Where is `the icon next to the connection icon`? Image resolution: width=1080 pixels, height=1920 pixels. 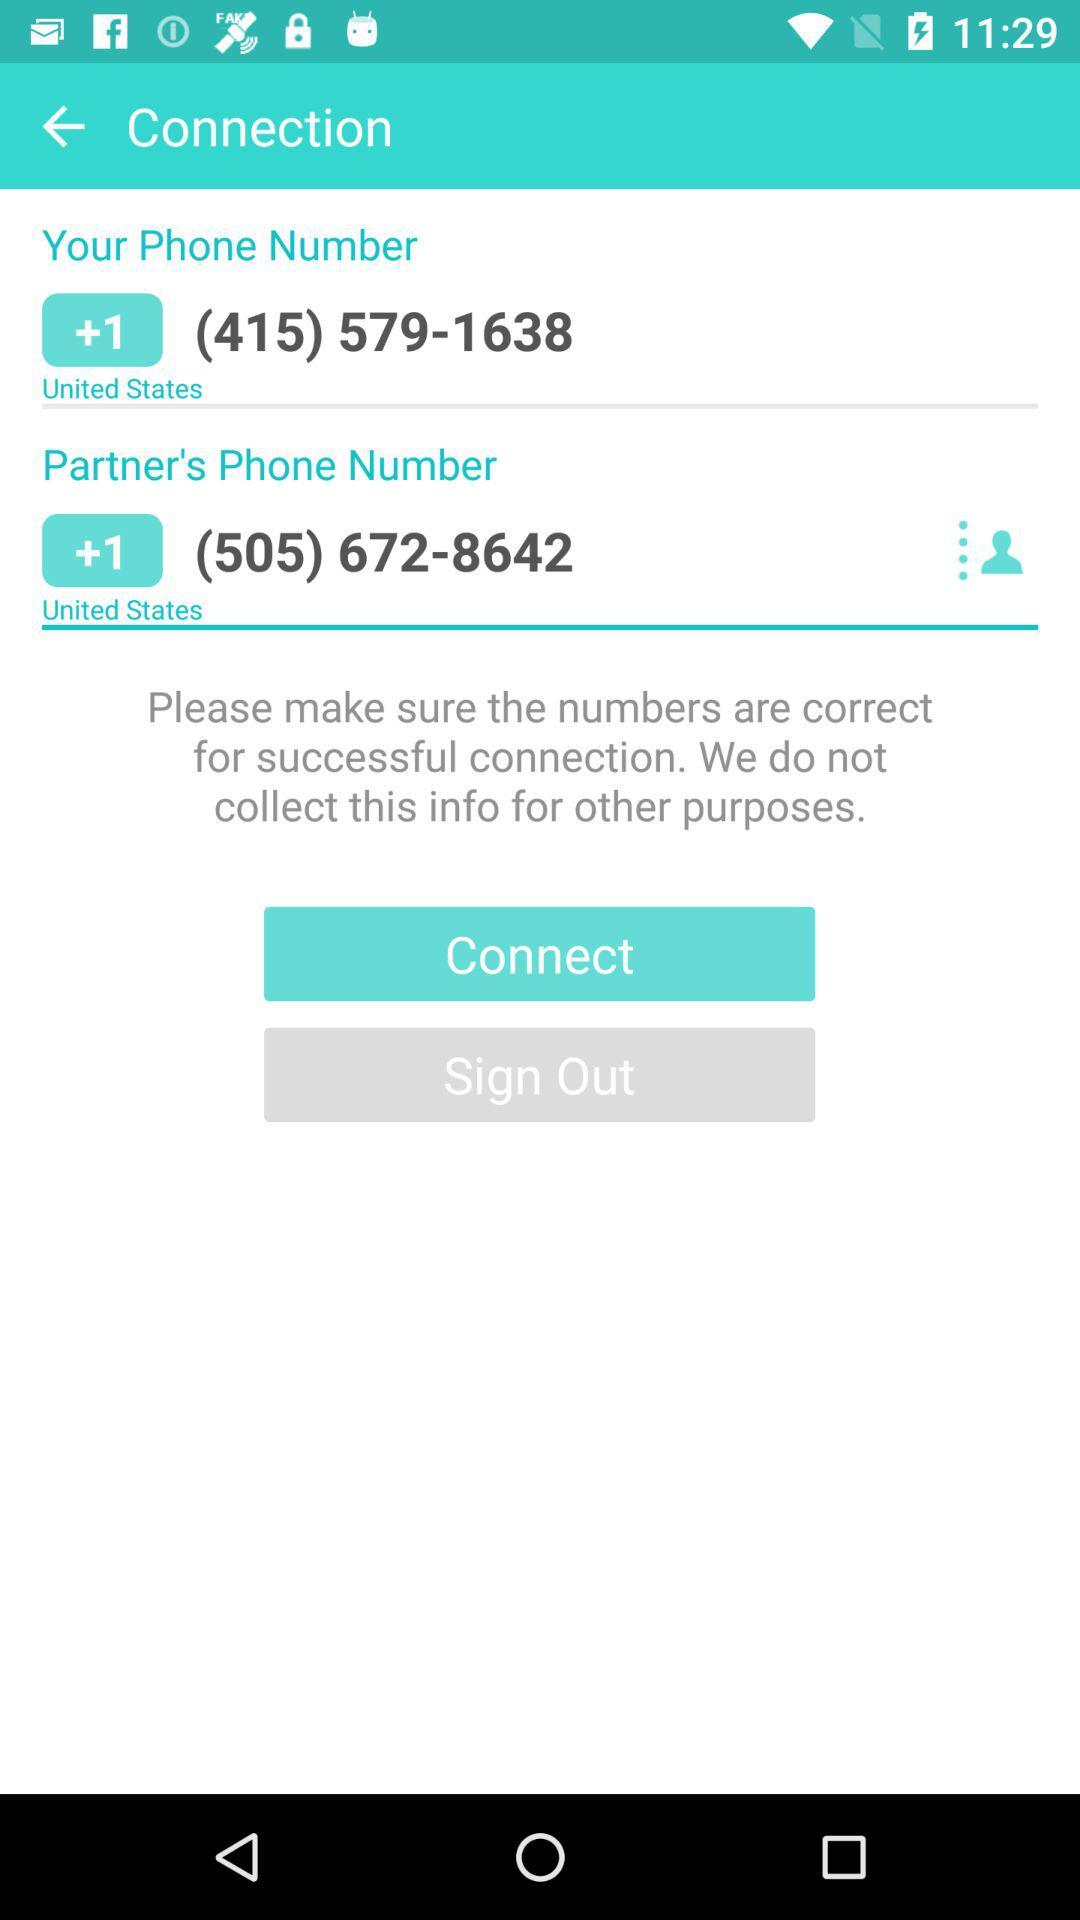
the icon next to the connection icon is located at coordinates (61, 124).